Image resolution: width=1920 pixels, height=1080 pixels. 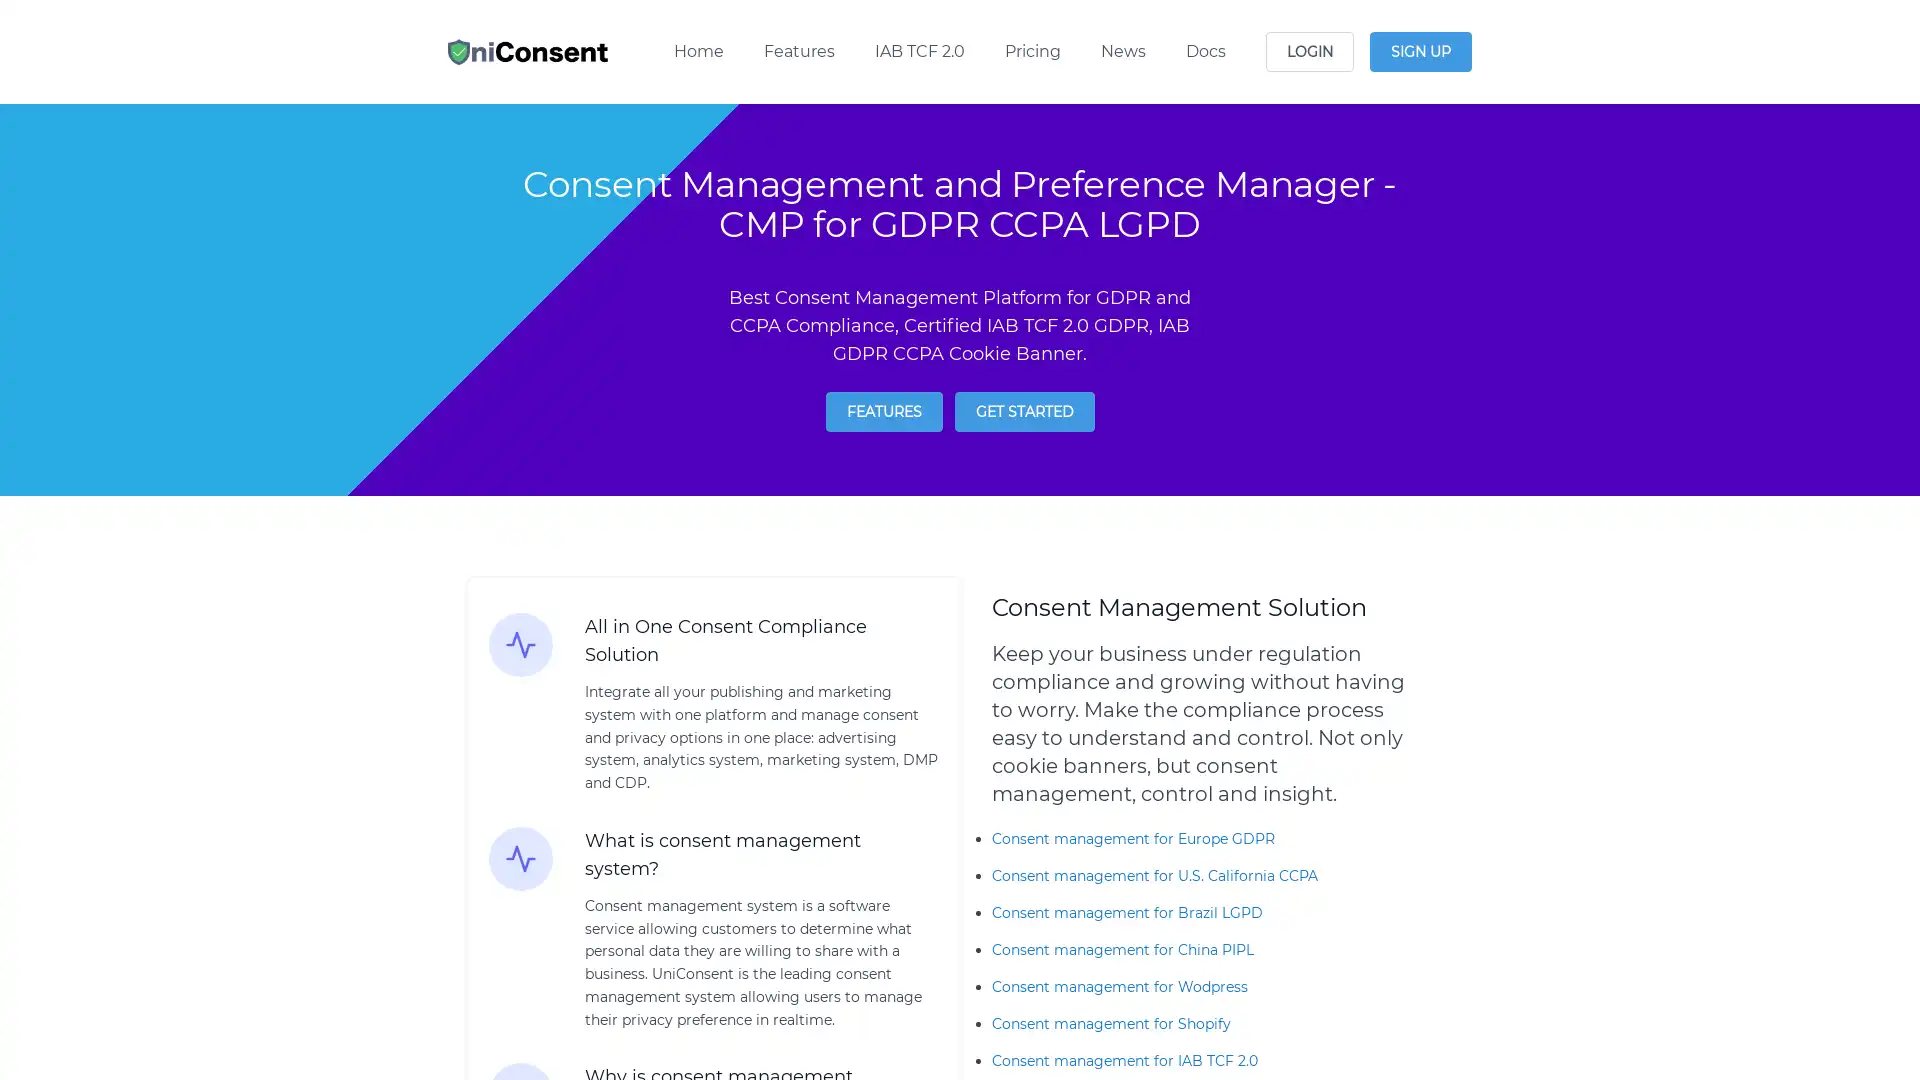 What do you see at coordinates (281, 1043) in the screenshot?
I see `Reject All` at bounding box center [281, 1043].